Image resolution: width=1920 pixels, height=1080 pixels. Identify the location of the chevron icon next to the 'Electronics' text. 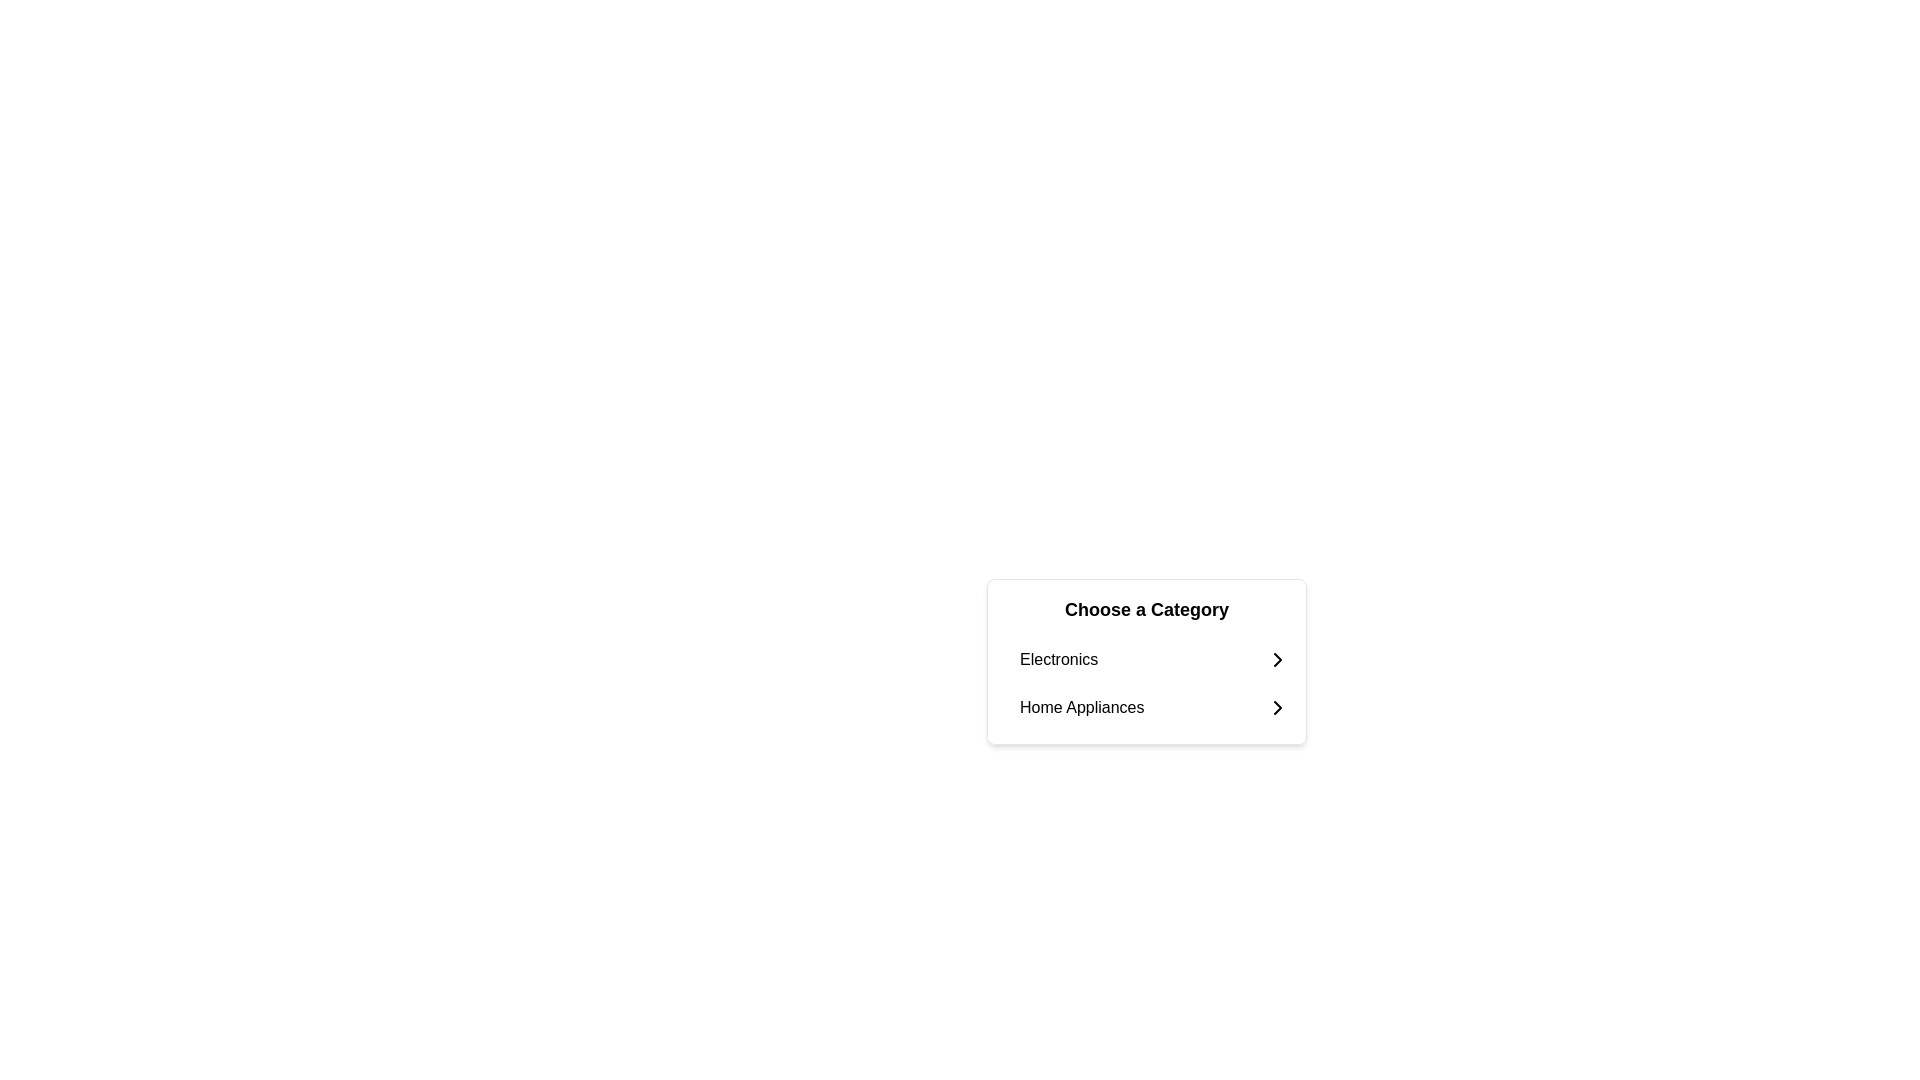
(1276, 659).